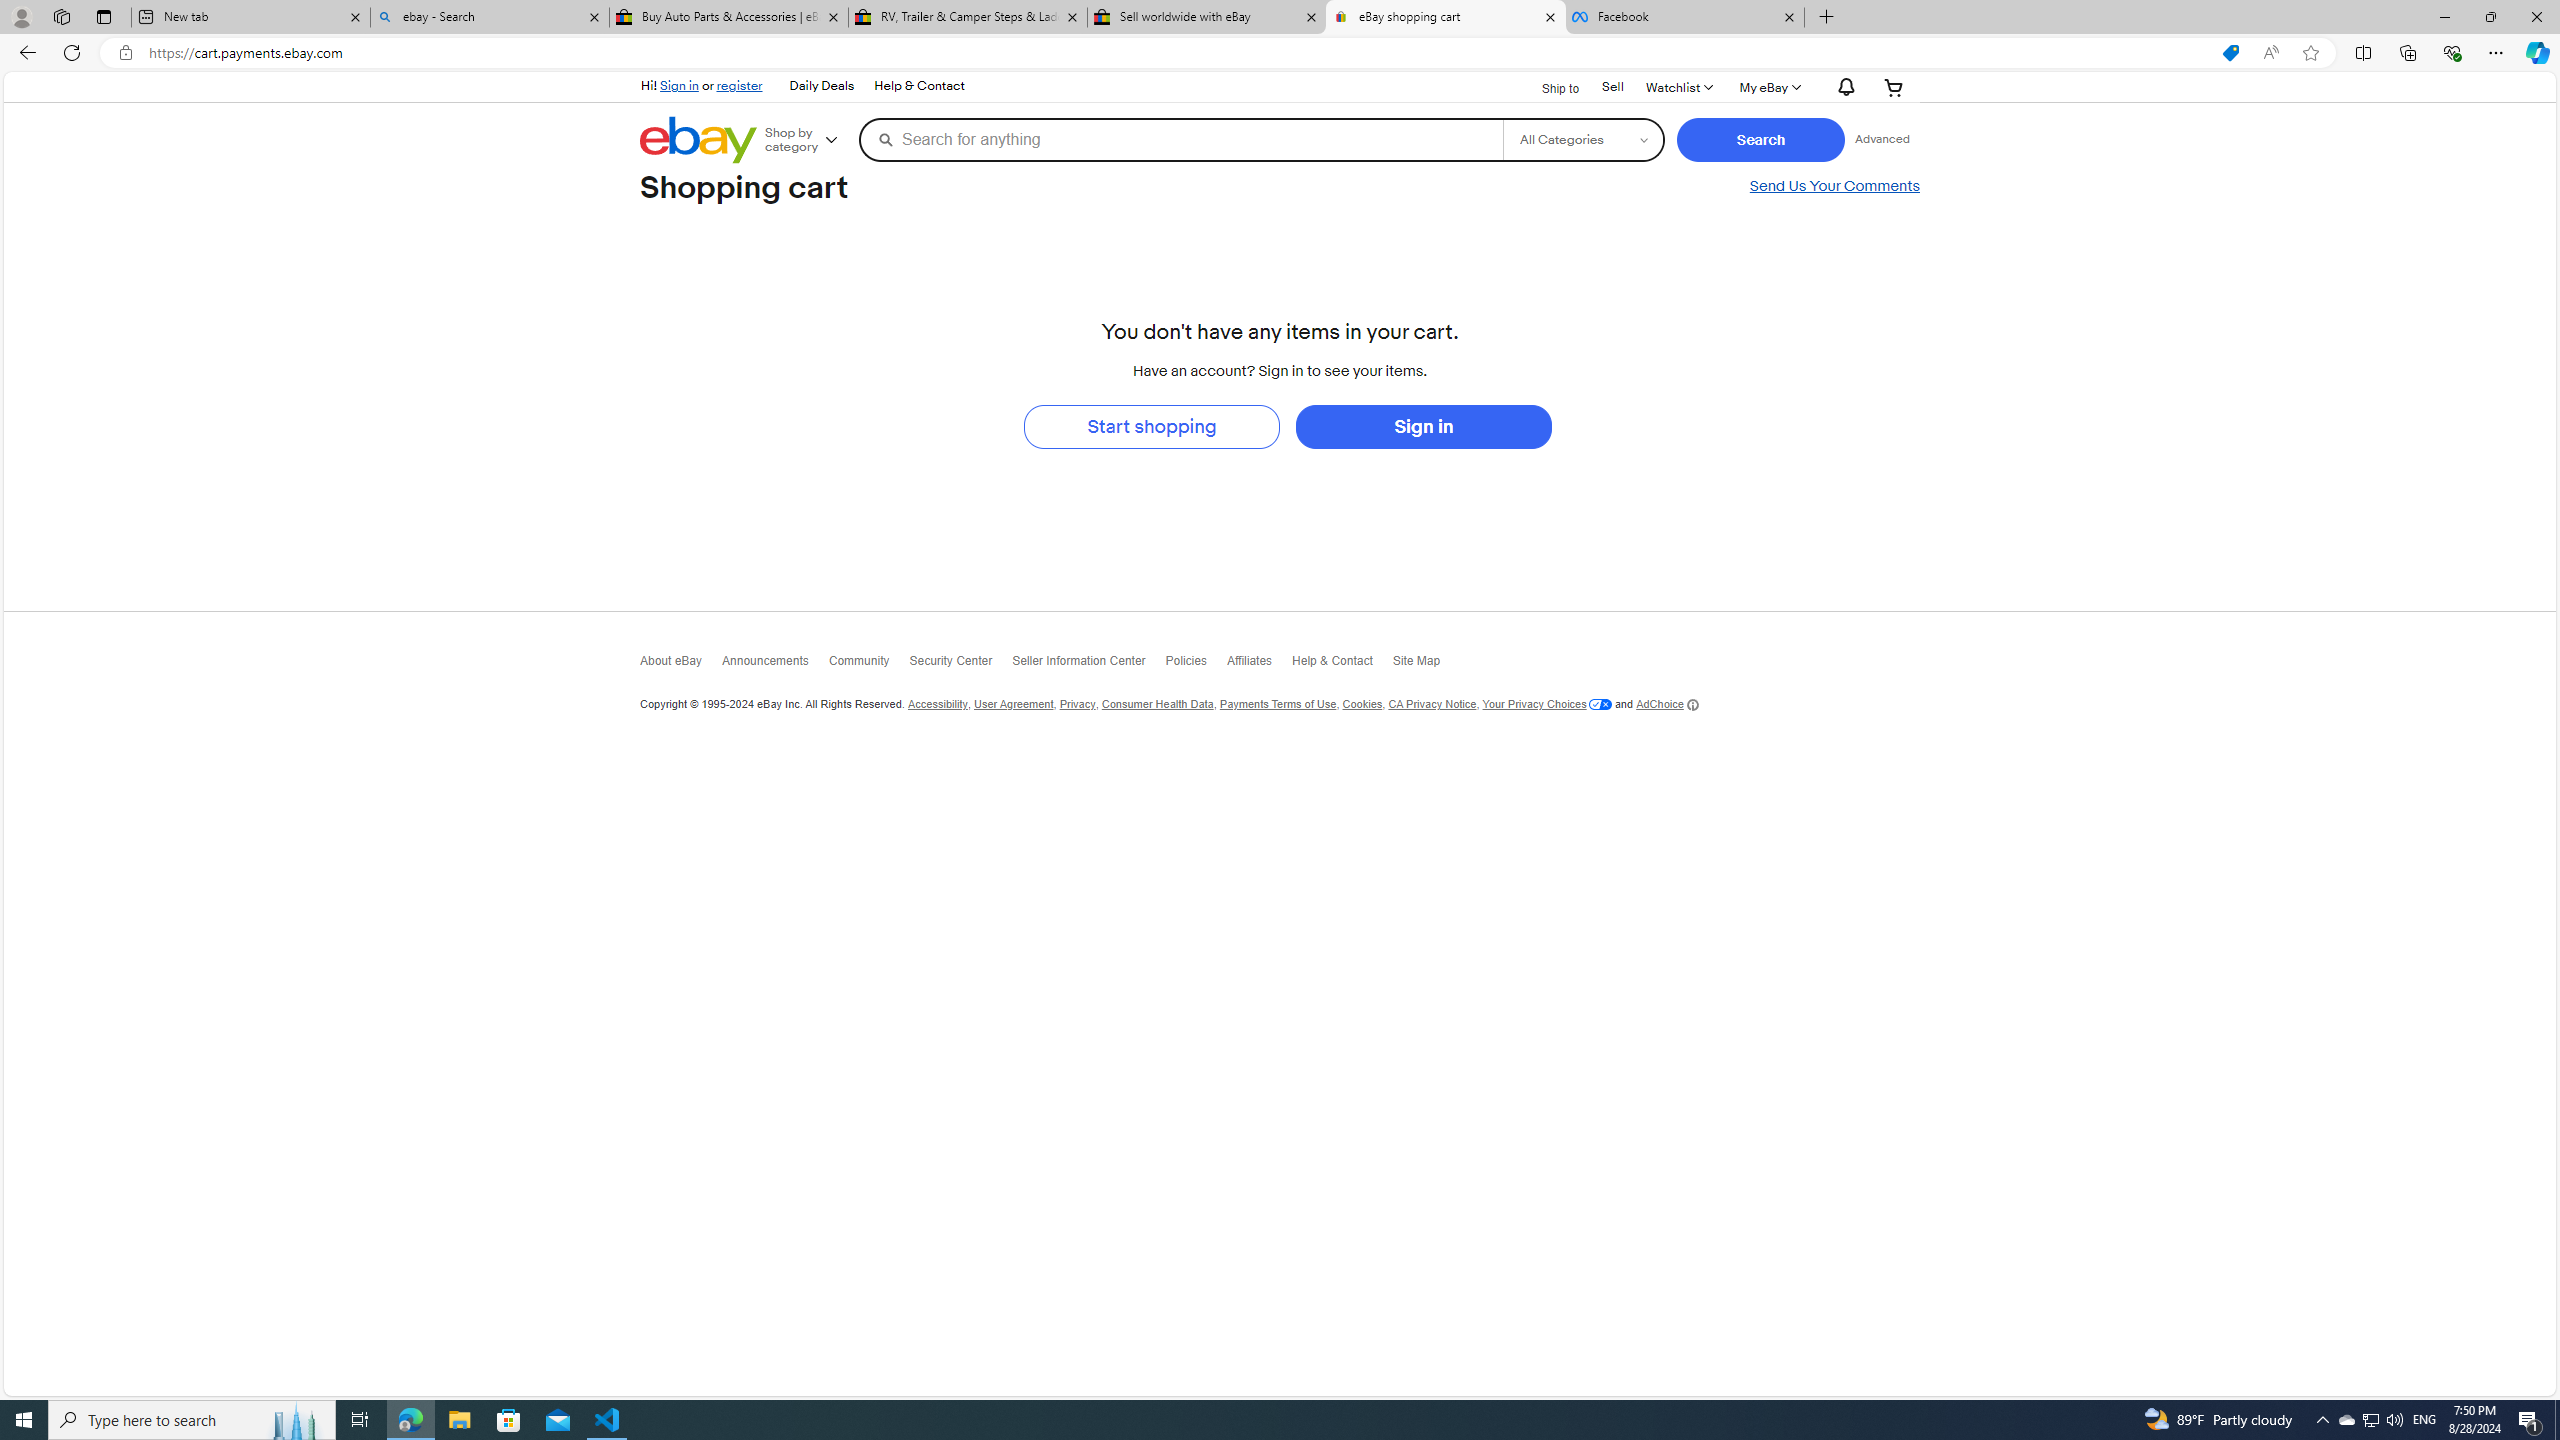 Image resolution: width=2560 pixels, height=1440 pixels. I want to click on 'eBay Home', so click(697, 139).